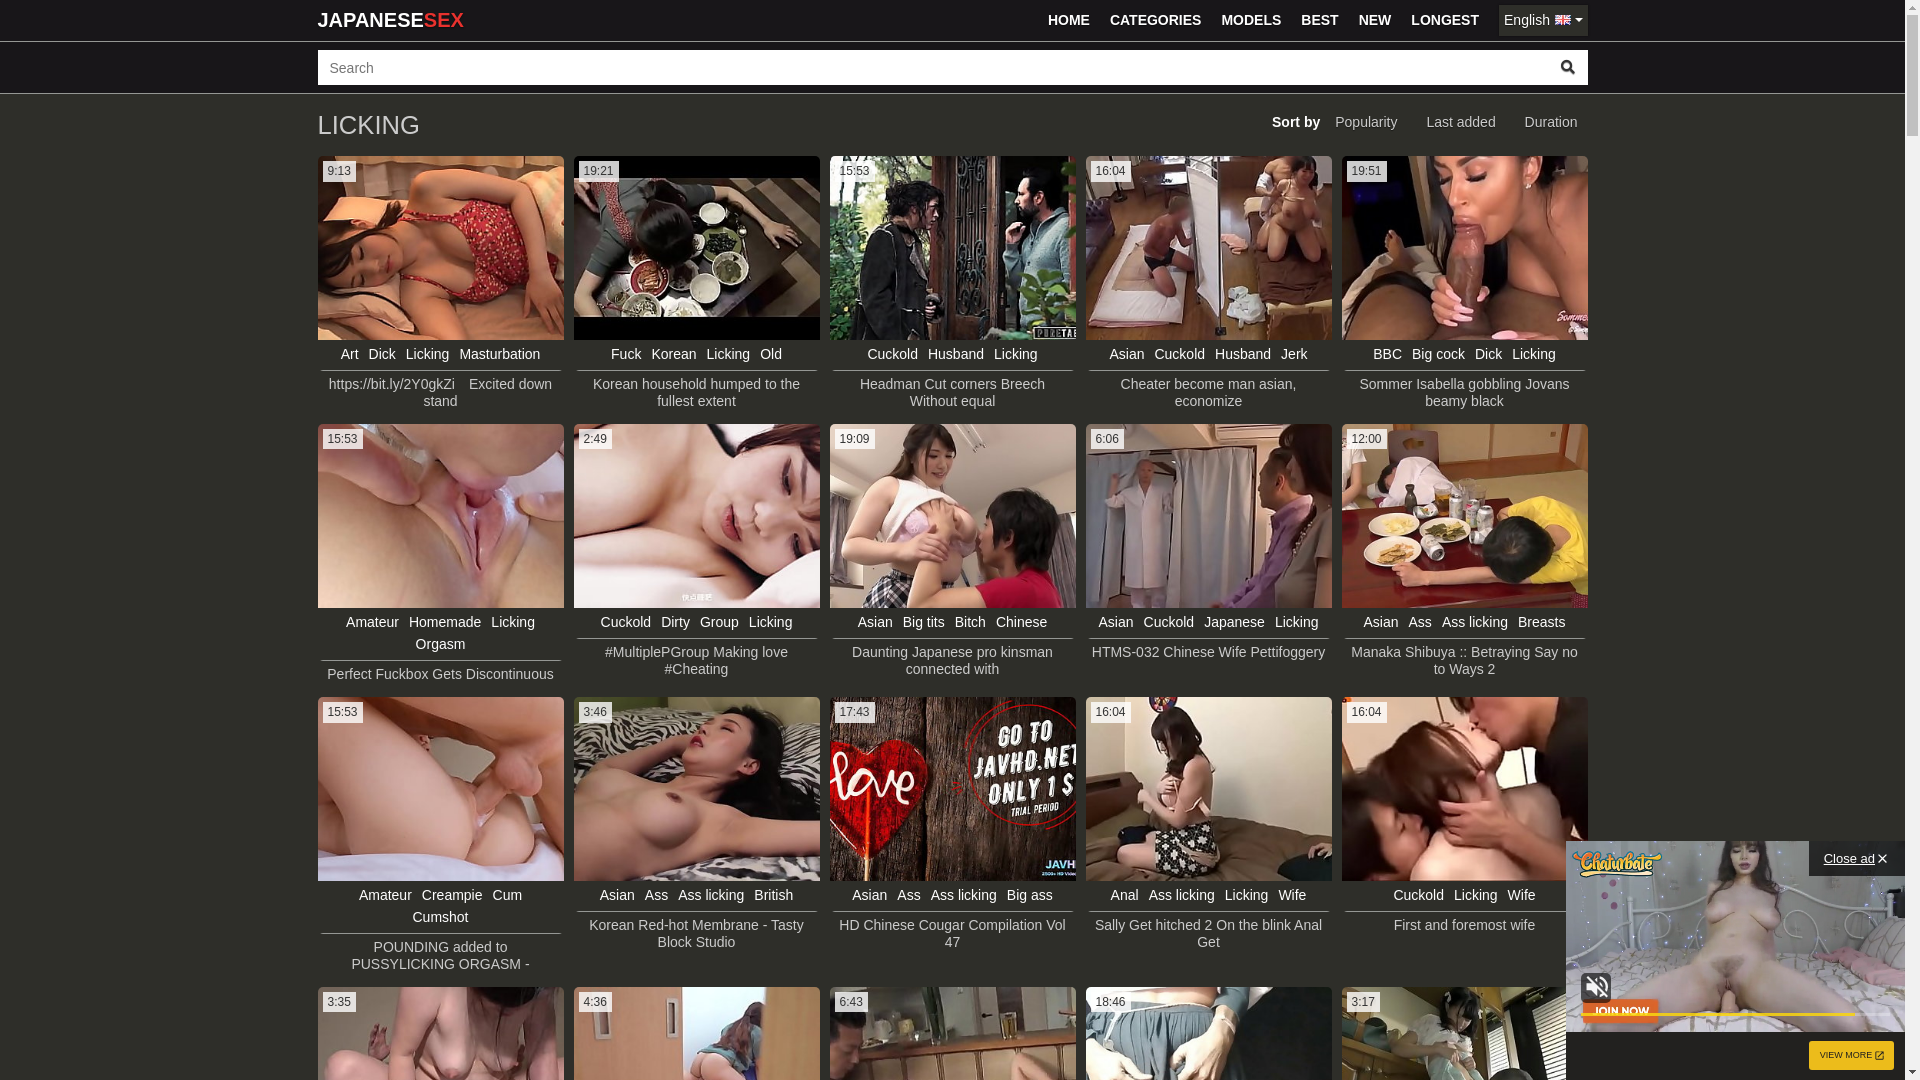 The height and width of the screenshot is (1080, 1920). Describe the element at coordinates (1386, 353) in the screenshot. I see `'BBC'` at that location.